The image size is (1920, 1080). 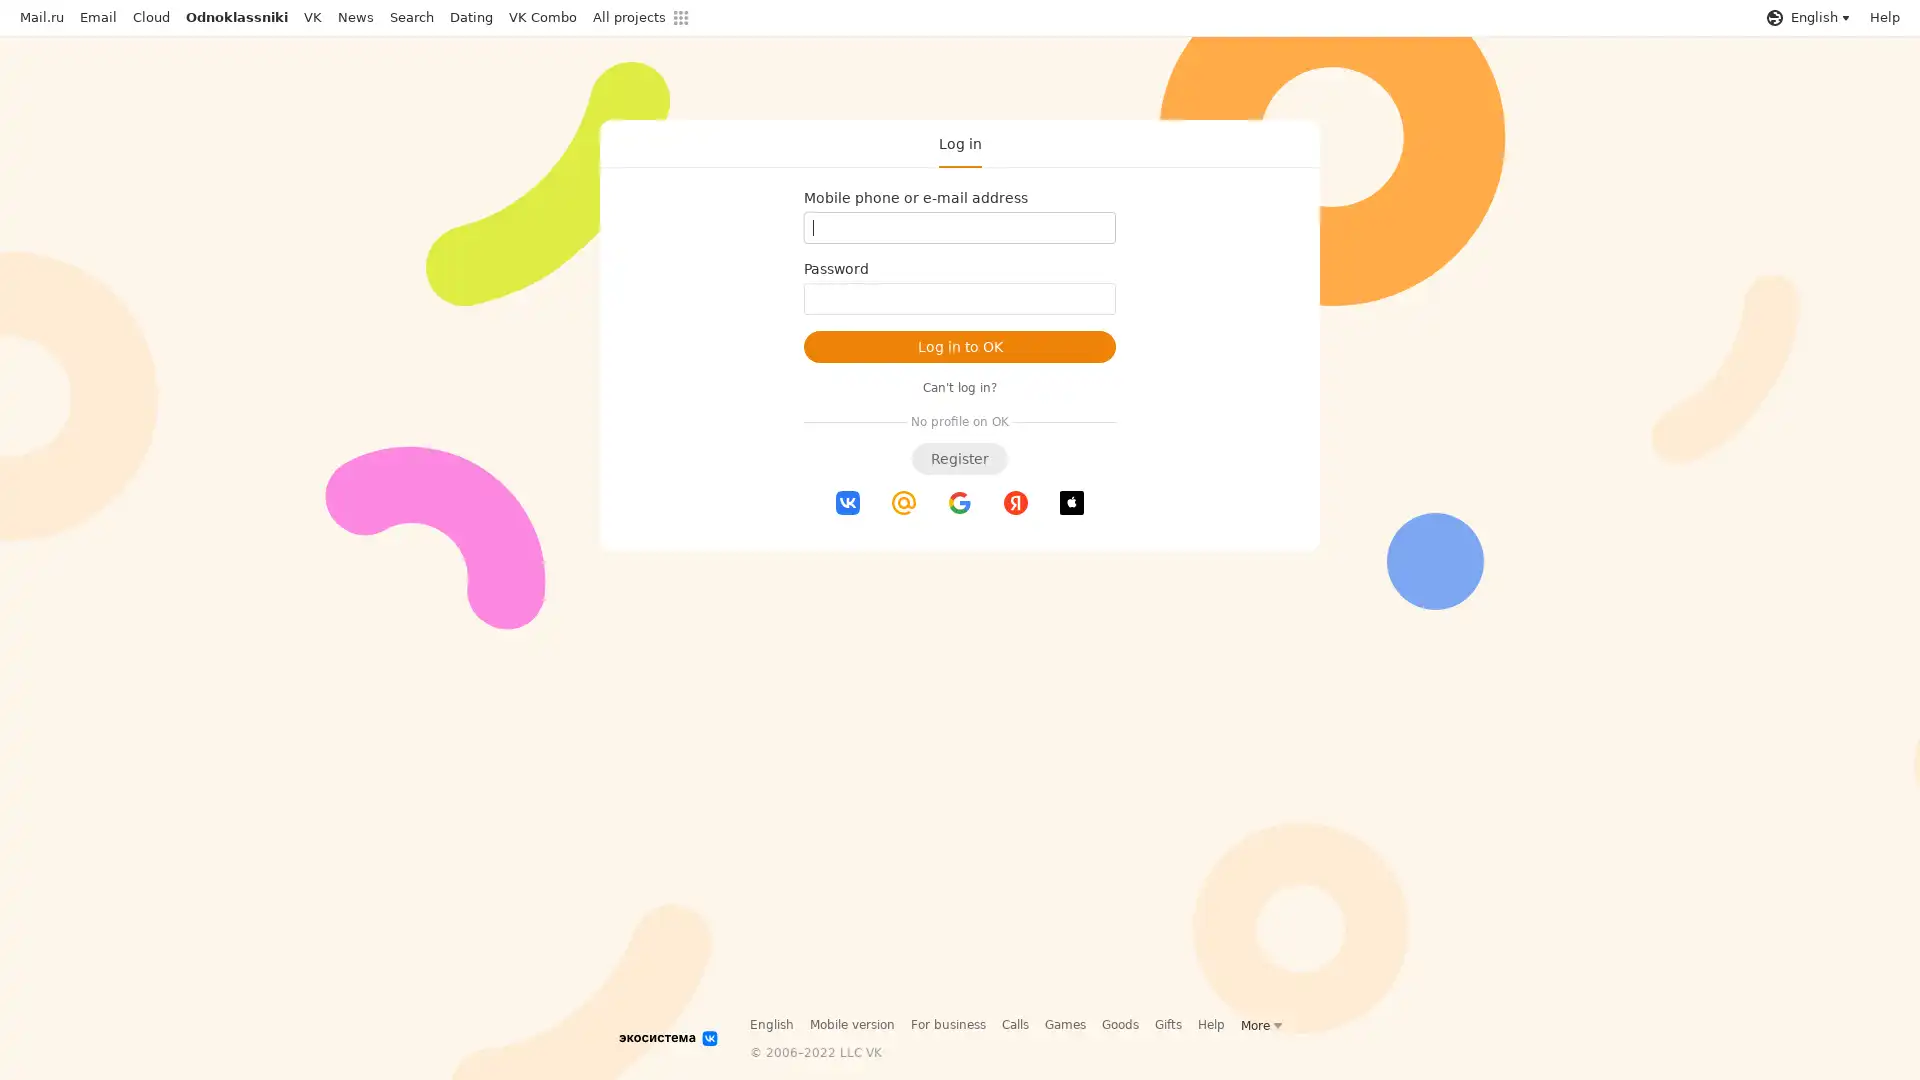 What do you see at coordinates (960, 346) in the screenshot?
I see `Log in to OK` at bounding box center [960, 346].